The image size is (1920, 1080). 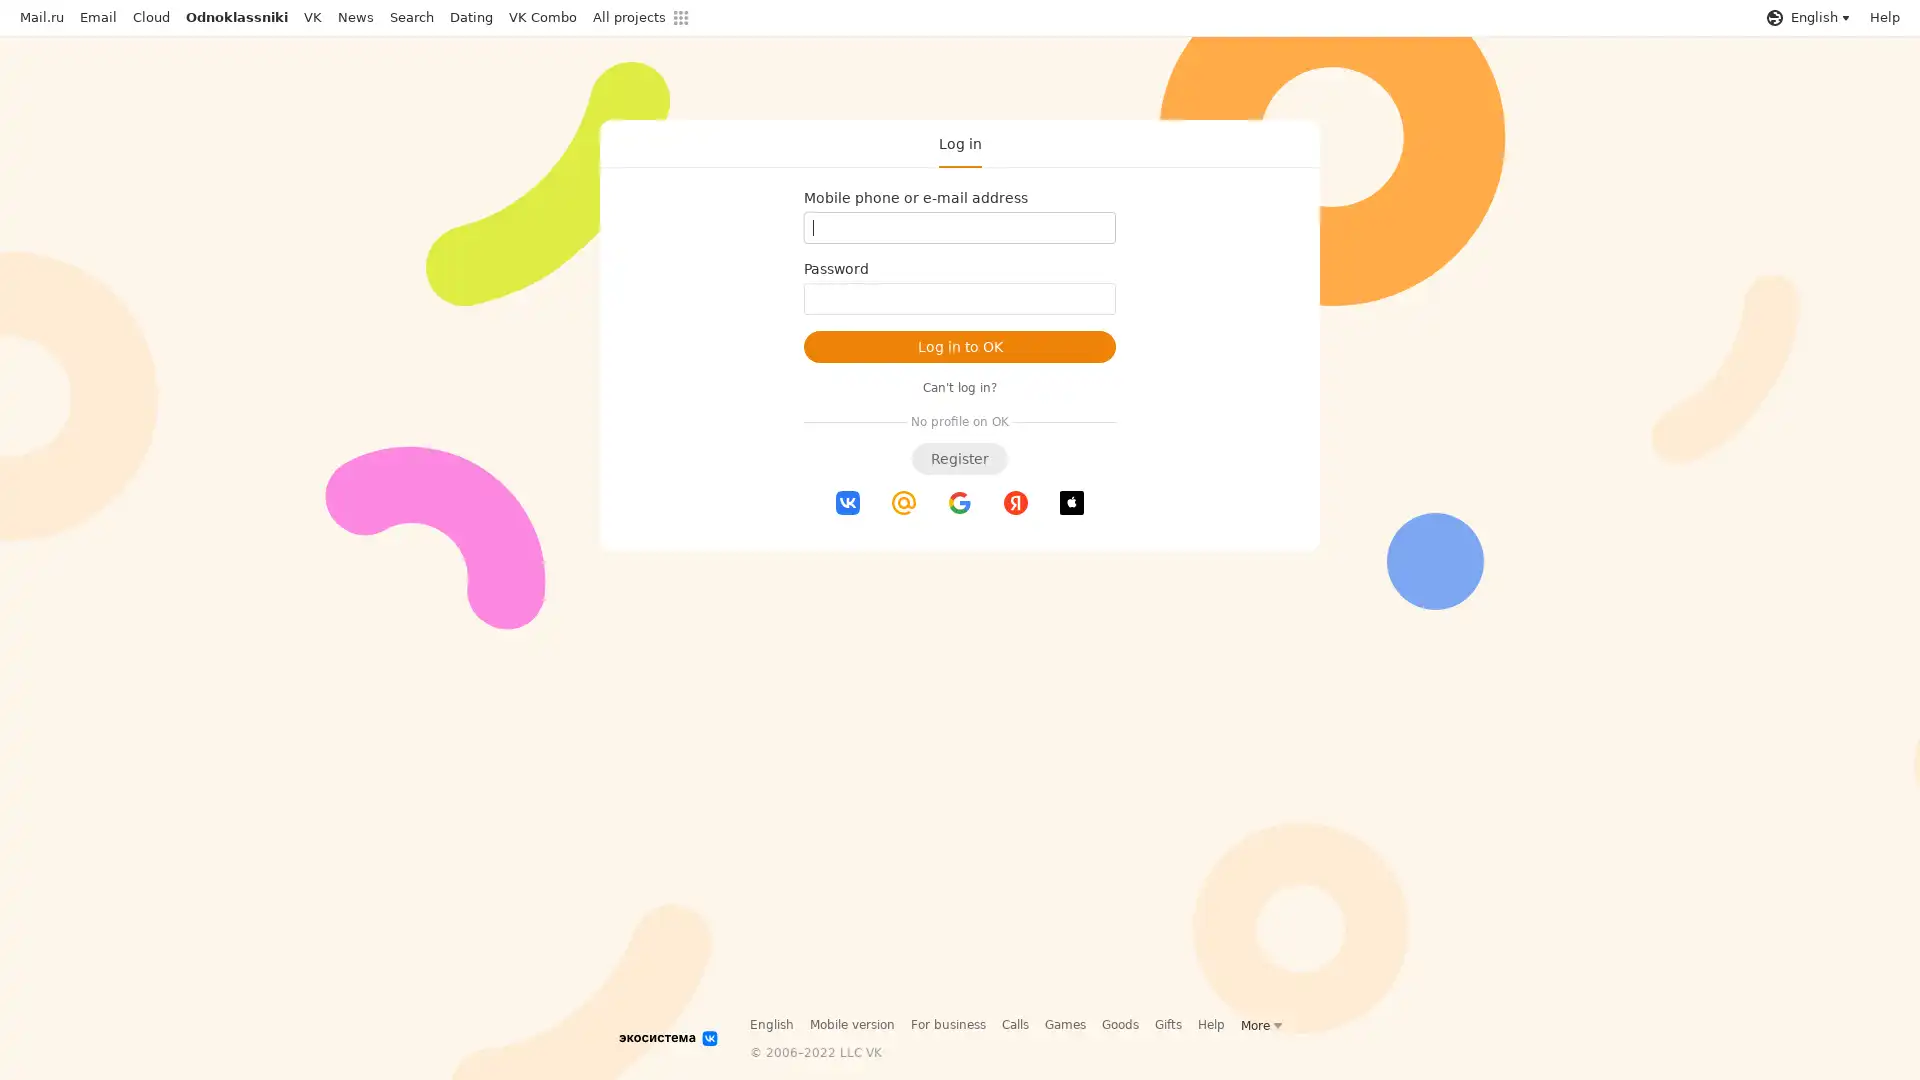 What do you see at coordinates (960, 346) in the screenshot?
I see `Log in to OK` at bounding box center [960, 346].